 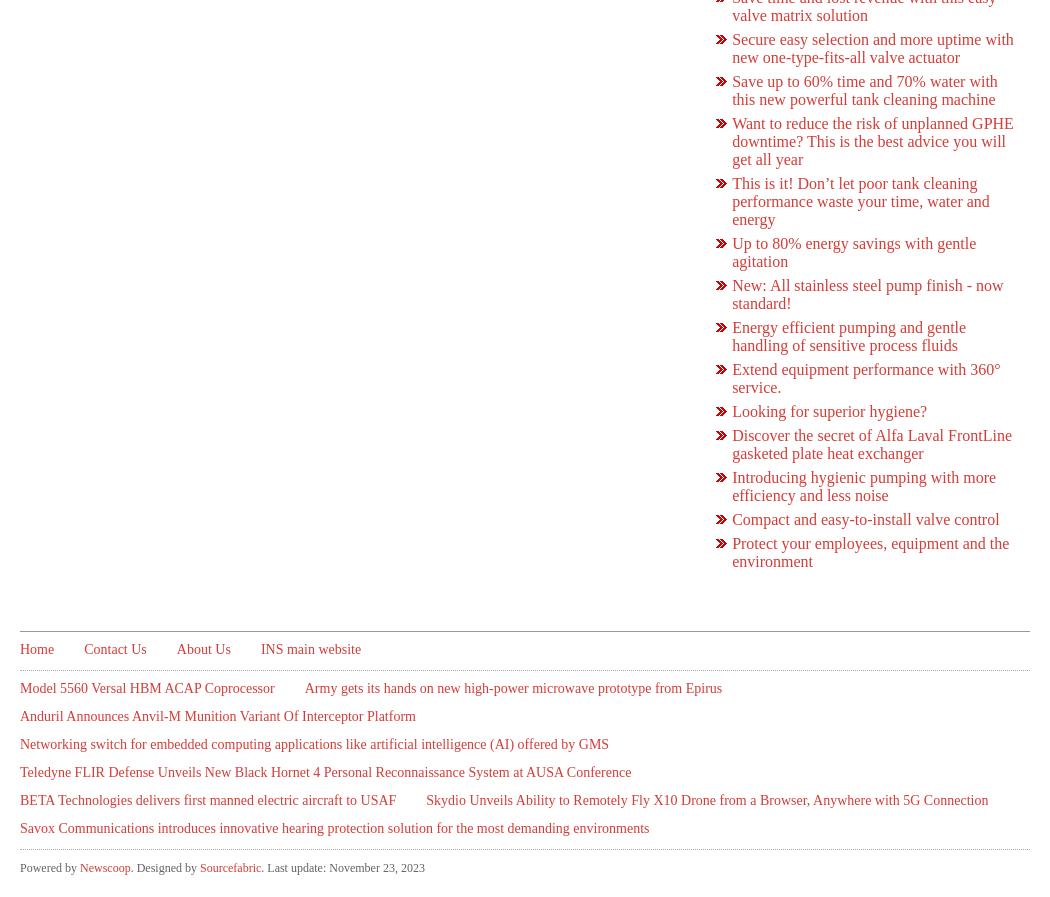 I want to click on 'Model 5560 Versal HBM ACAP Coprocessor', so click(x=146, y=688).